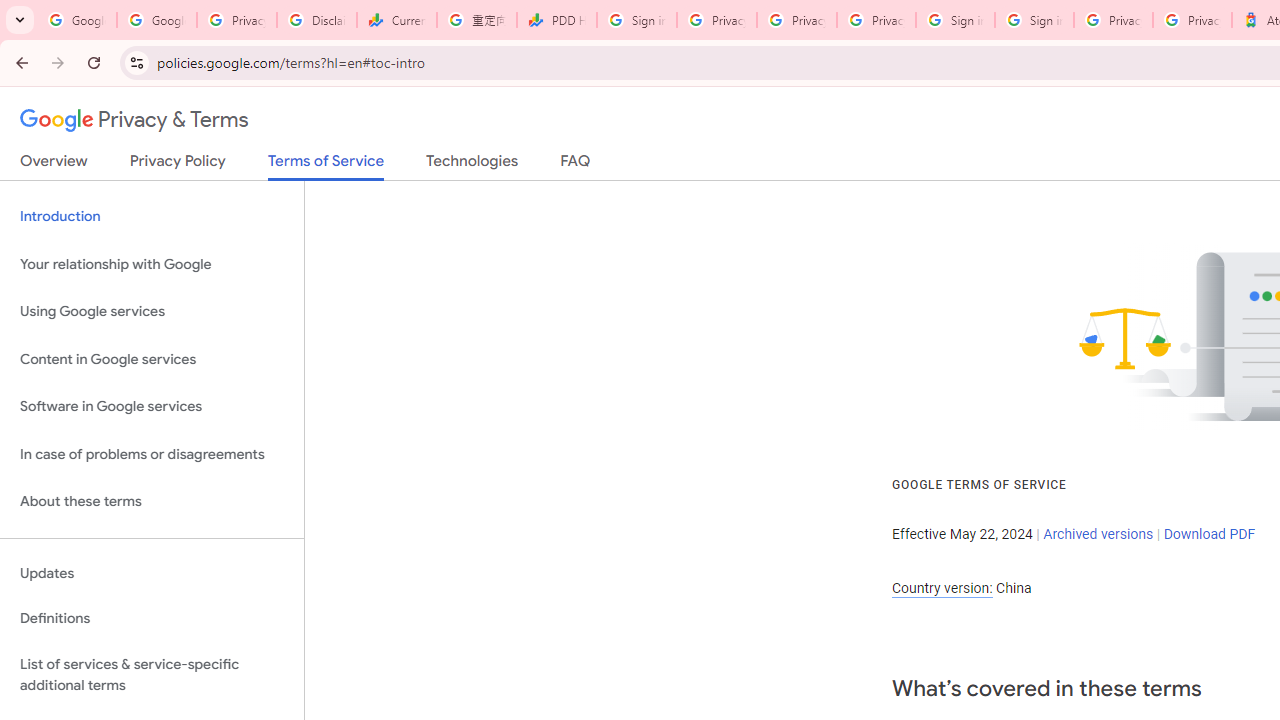 This screenshot has width=1280, height=720. Describe the element at coordinates (76, 20) in the screenshot. I see `'Google Workspace Admin Community'` at that location.